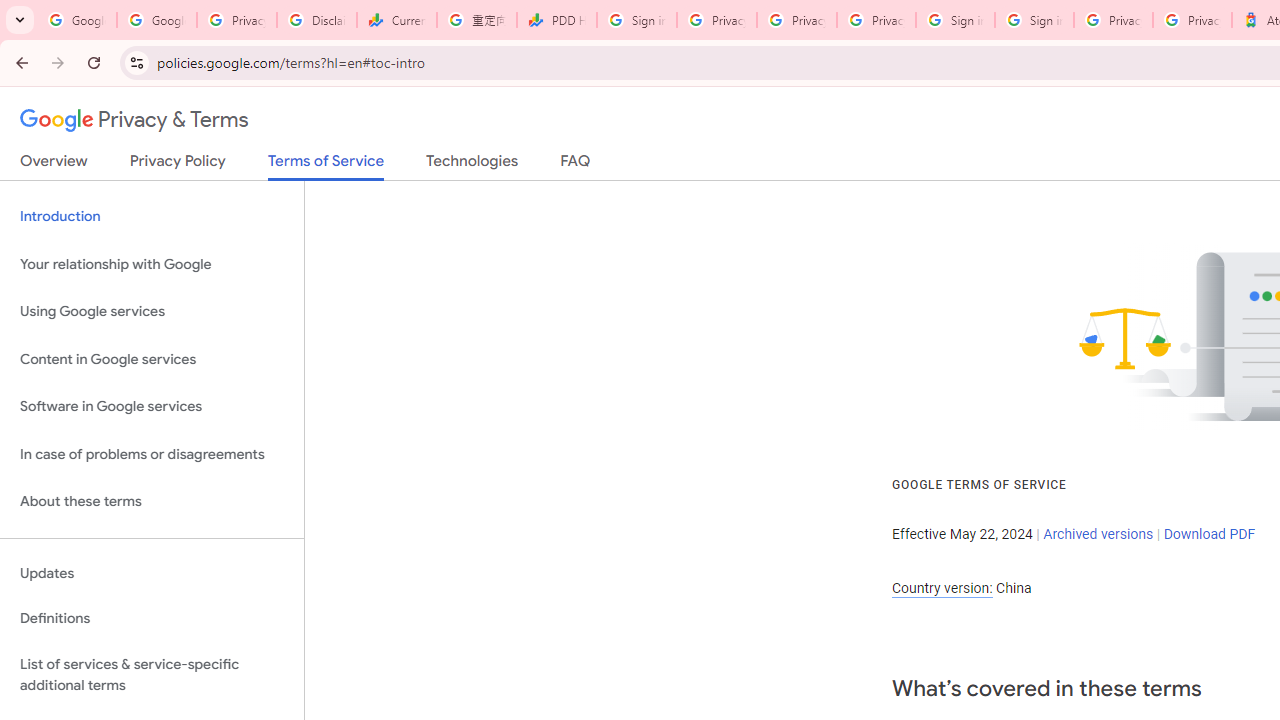 This screenshot has width=1280, height=720. Describe the element at coordinates (76, 20) in the screenshot. I see `'Google Workspace Admin Community'` at that location.